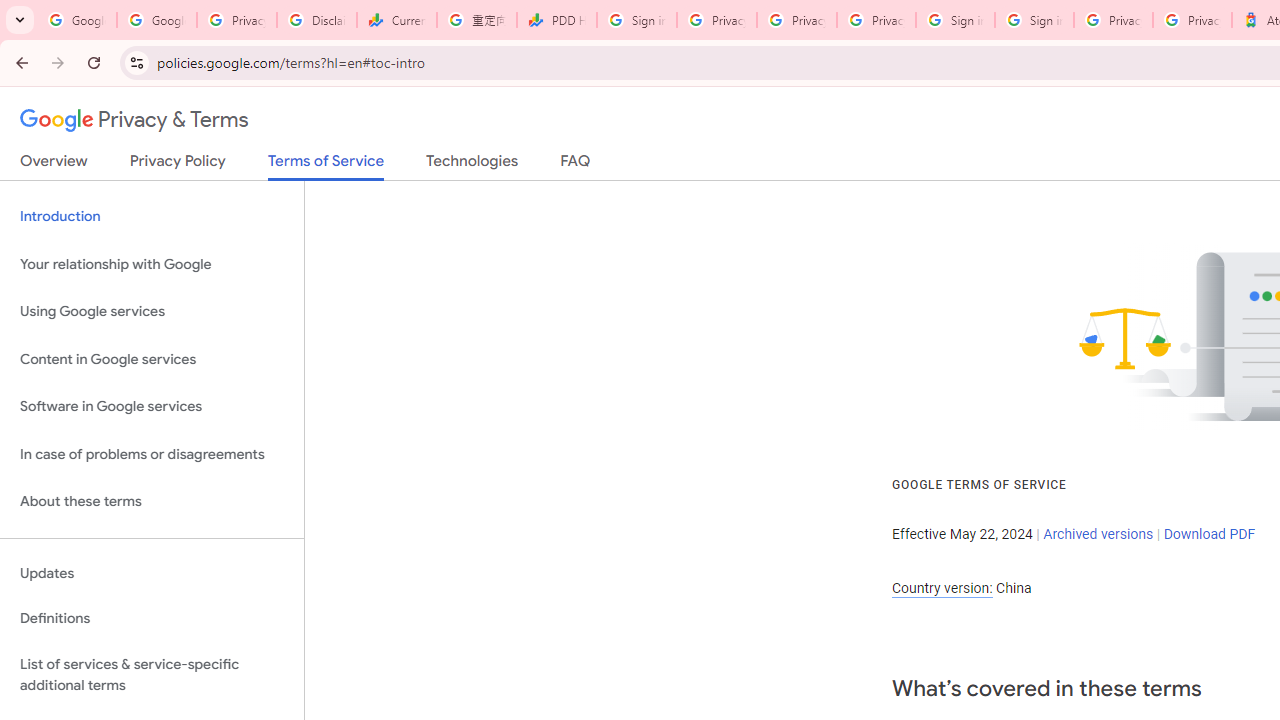 This screenshot has width=1280, height=720. Describe the element at coordinates (76, 20) in the screenshot. I see `'Google Workspace Admin Community'` at that location.